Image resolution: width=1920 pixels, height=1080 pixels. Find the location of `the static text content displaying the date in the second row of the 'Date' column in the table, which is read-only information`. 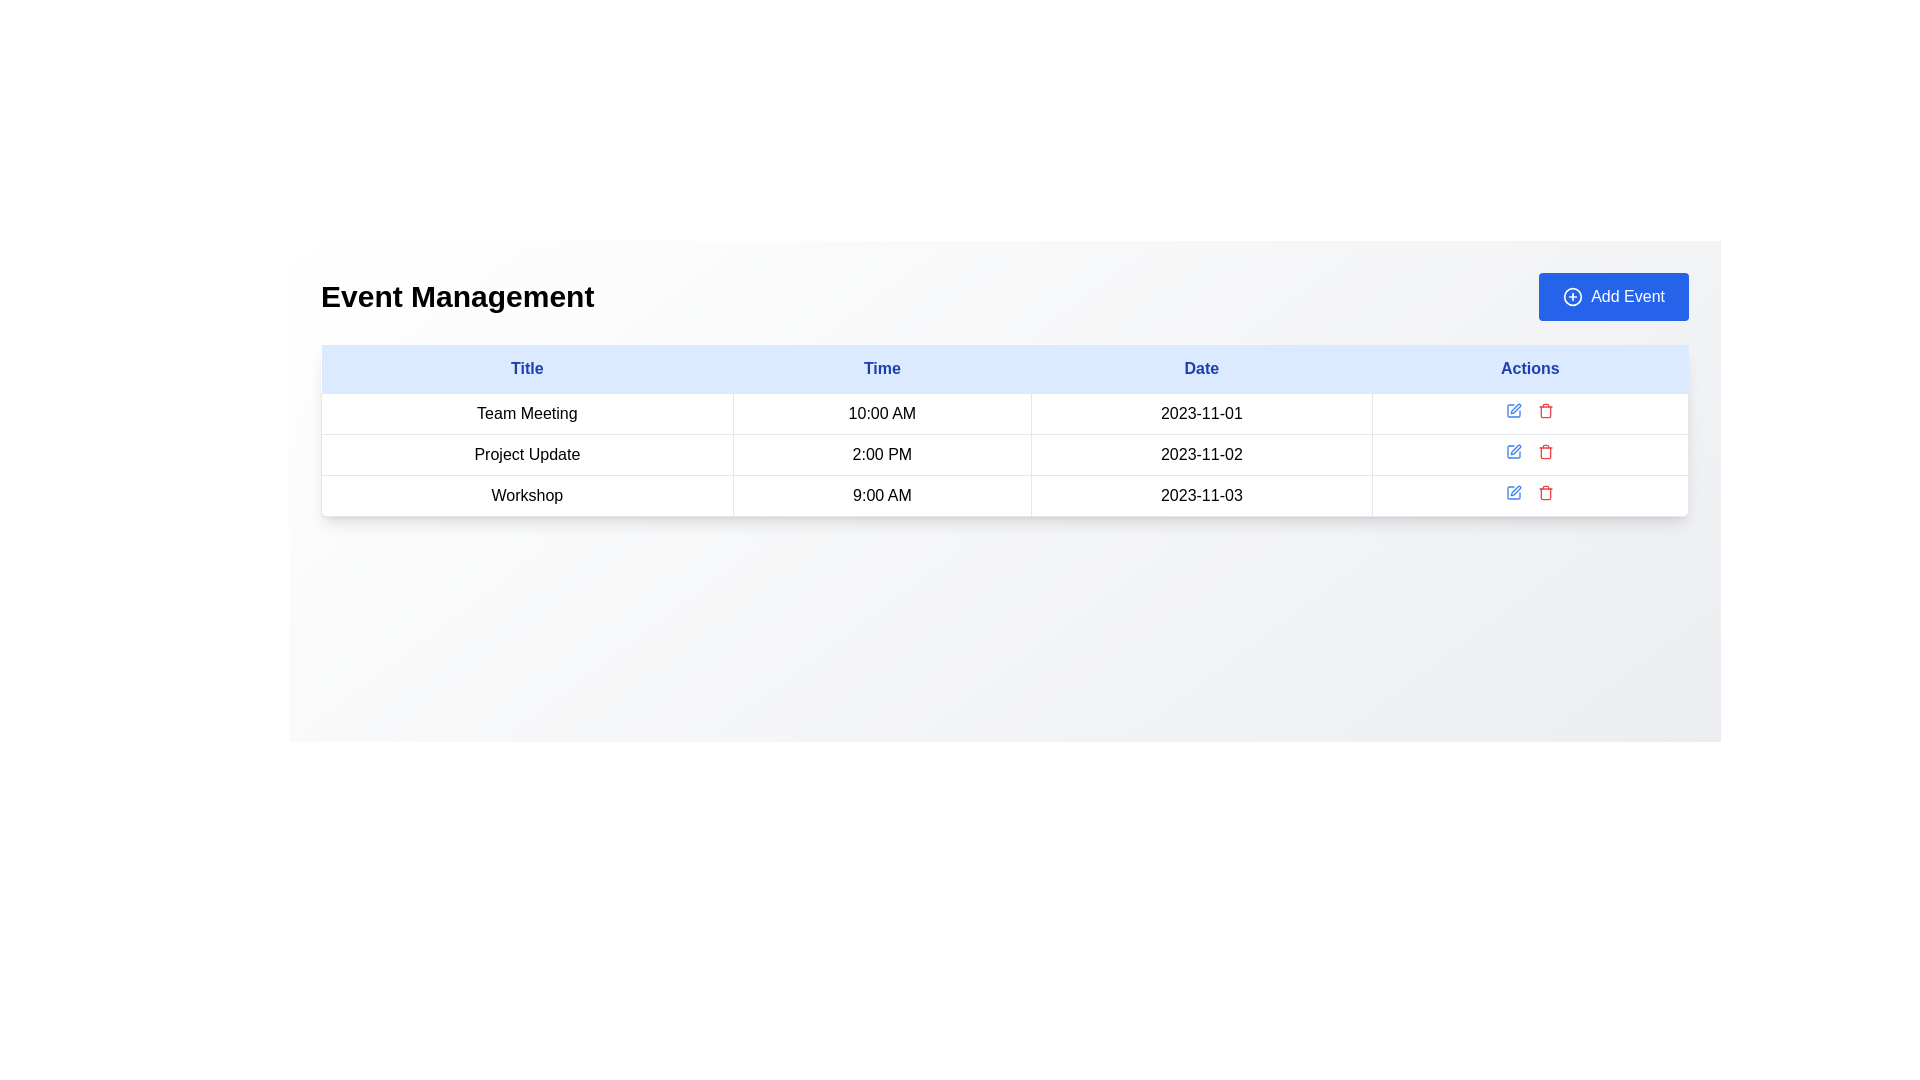

the static text content displaying the date in the second row of the 'Date' column in the table, which is read-only information is located at coordinates (1200, 412).